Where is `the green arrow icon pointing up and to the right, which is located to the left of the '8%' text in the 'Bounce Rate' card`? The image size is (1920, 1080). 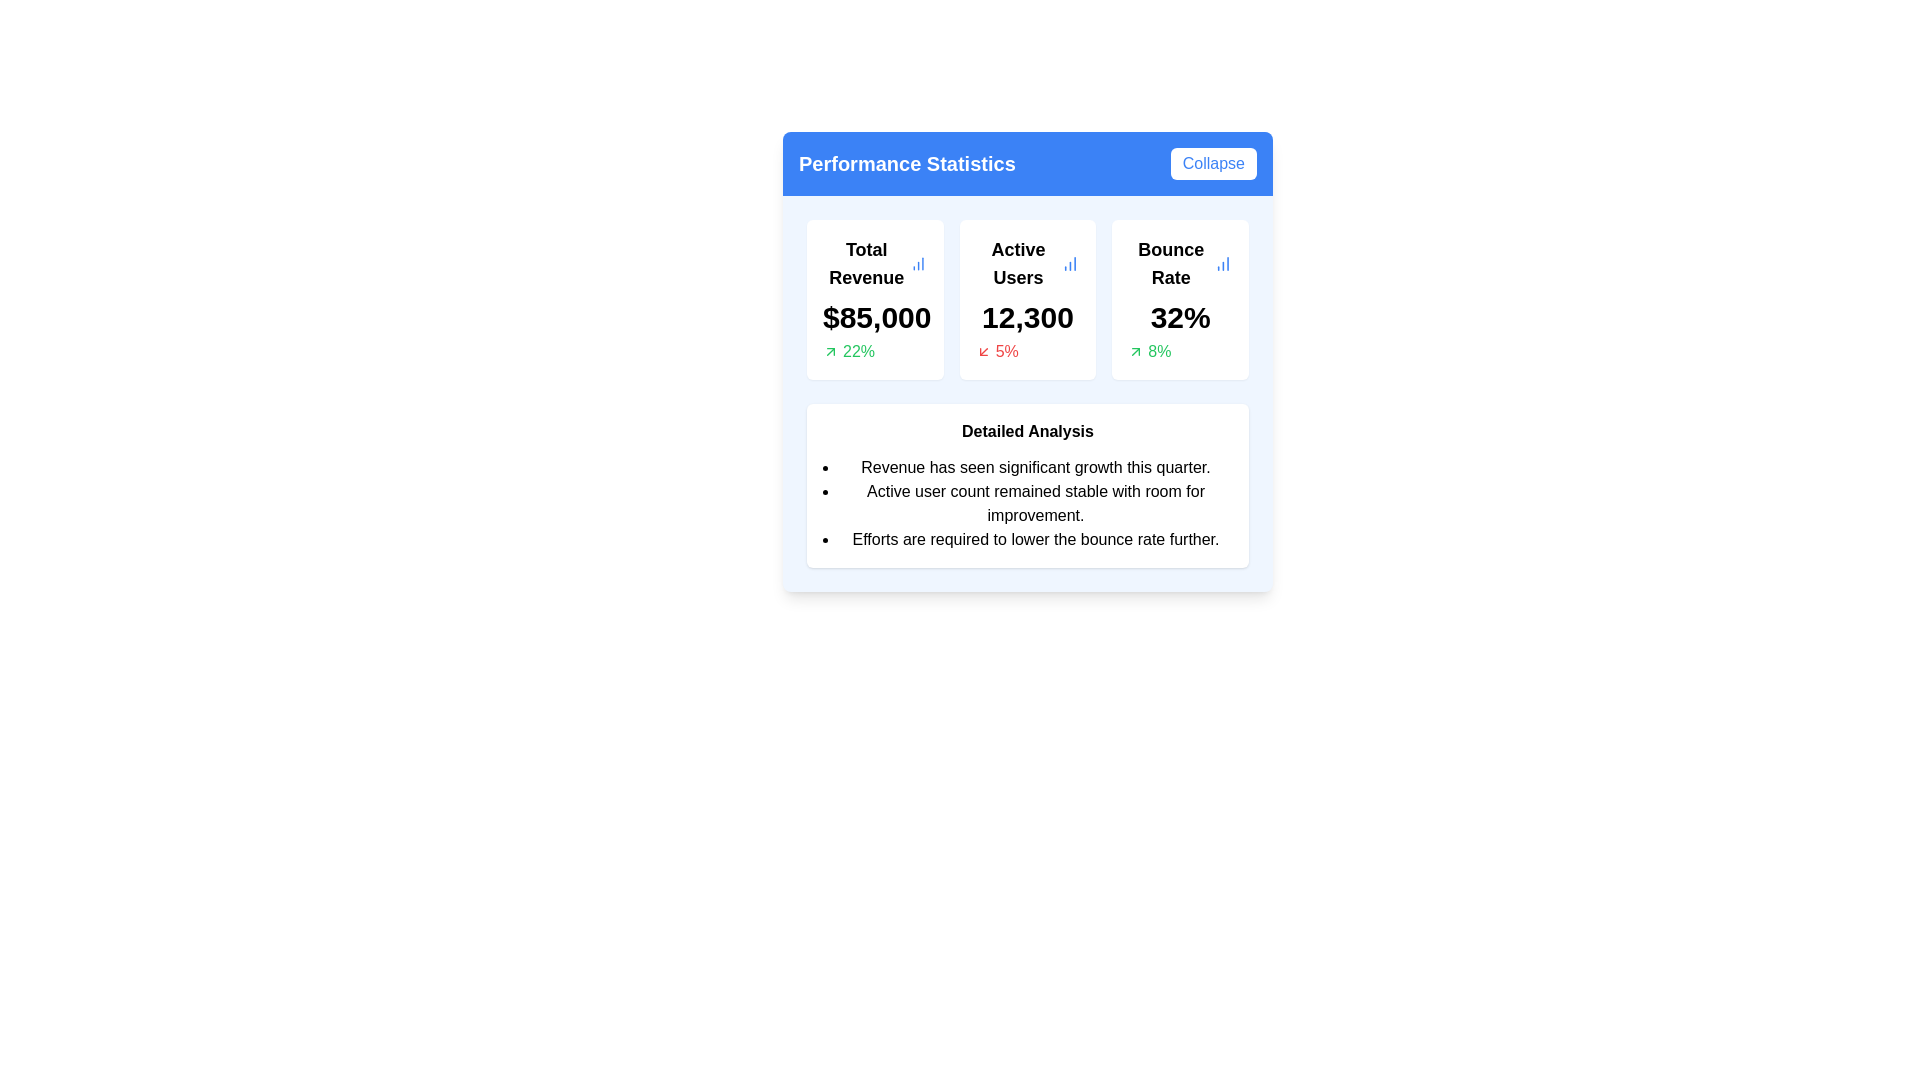 the green arrow icon pointing up and to the right, which is located to the left of the '8%' text in the 'Bounce Rate' card is located at coordinates (1136, 350).